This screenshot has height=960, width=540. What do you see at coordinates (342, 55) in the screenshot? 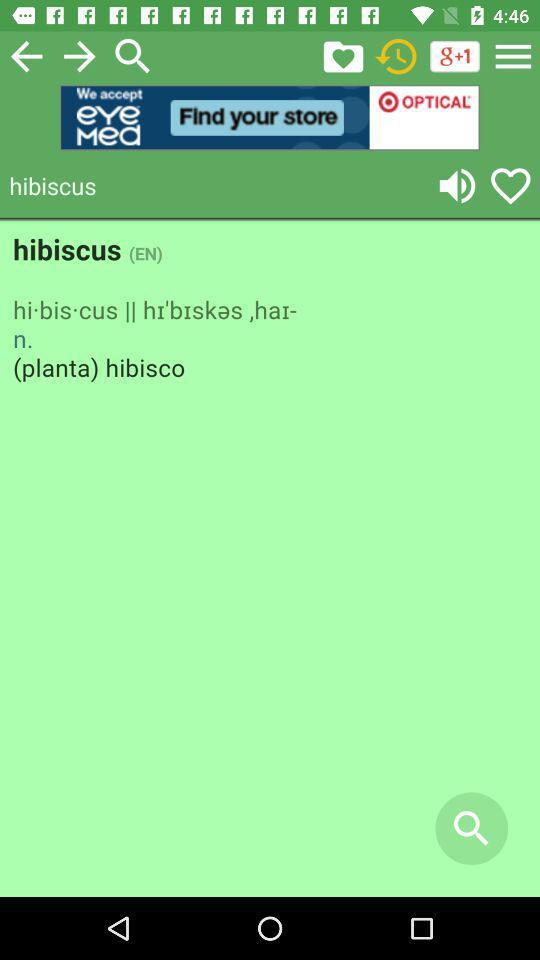
I see `to favorite` at bounding box center [342, 55].